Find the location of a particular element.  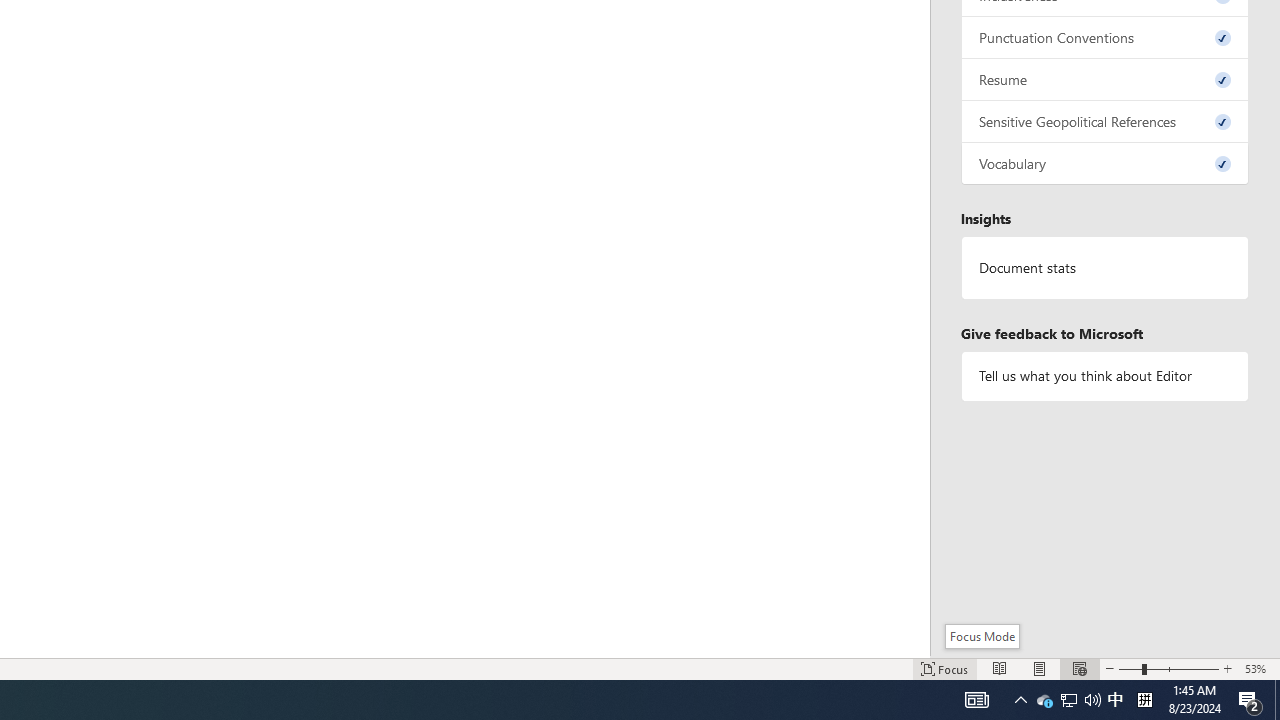

'Document statistics' is located at coordinates (1104, 266).